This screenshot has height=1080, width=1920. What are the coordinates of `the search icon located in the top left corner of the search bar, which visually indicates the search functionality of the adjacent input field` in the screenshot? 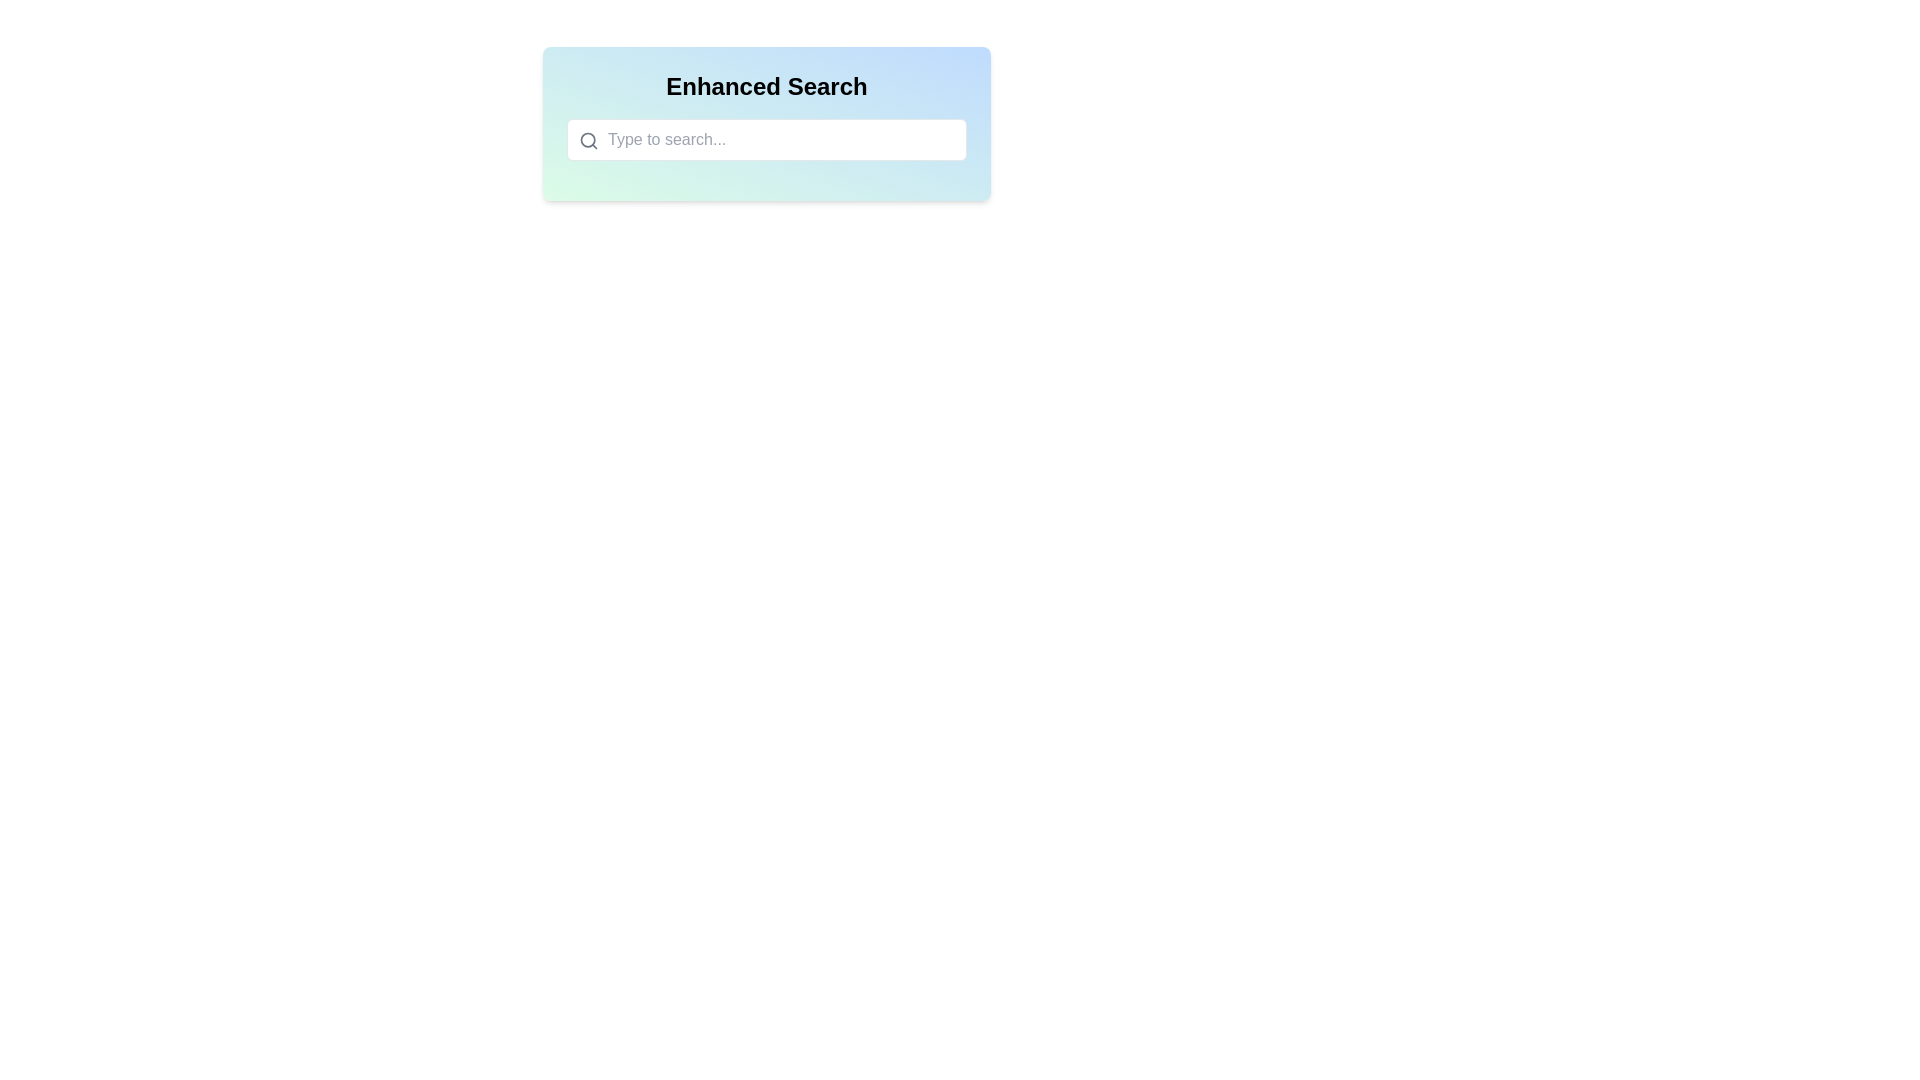 It's located at (588, 140).